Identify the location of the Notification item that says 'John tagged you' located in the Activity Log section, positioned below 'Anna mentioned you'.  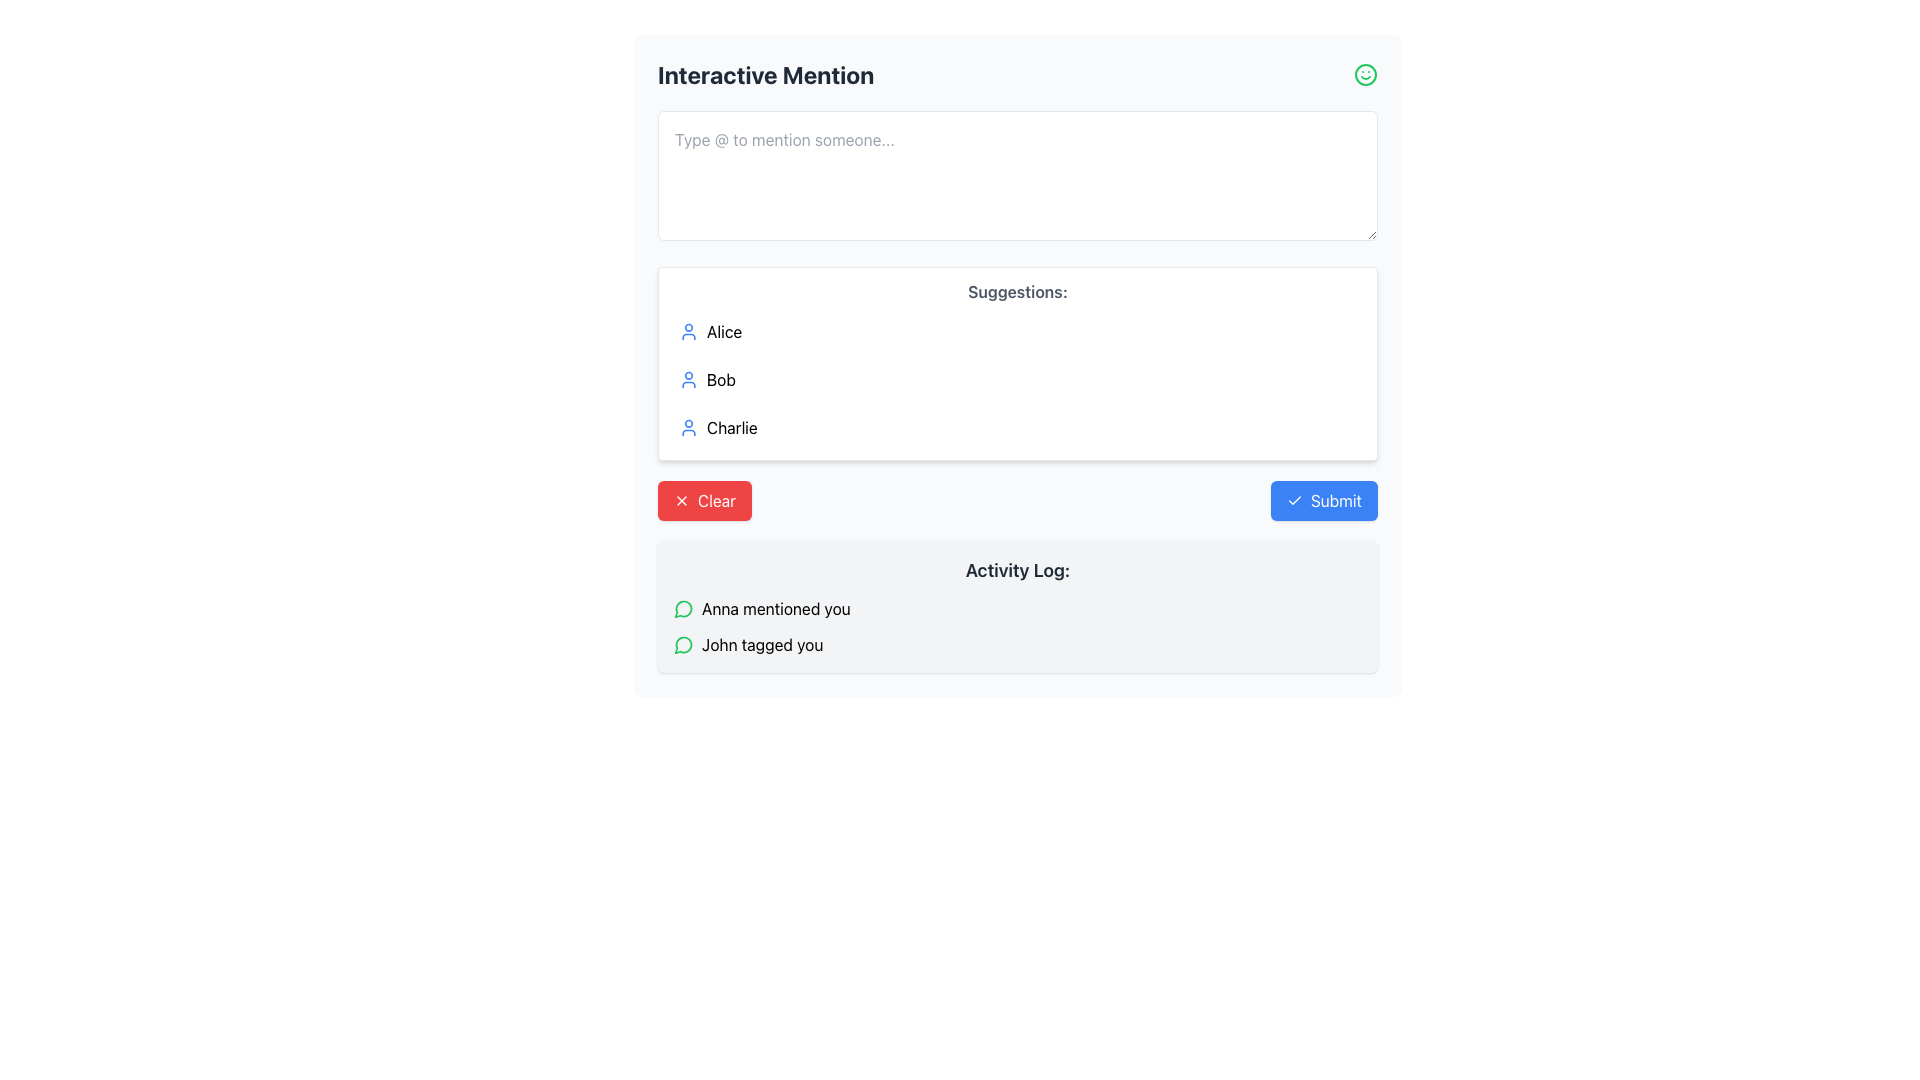
(1017, 644).